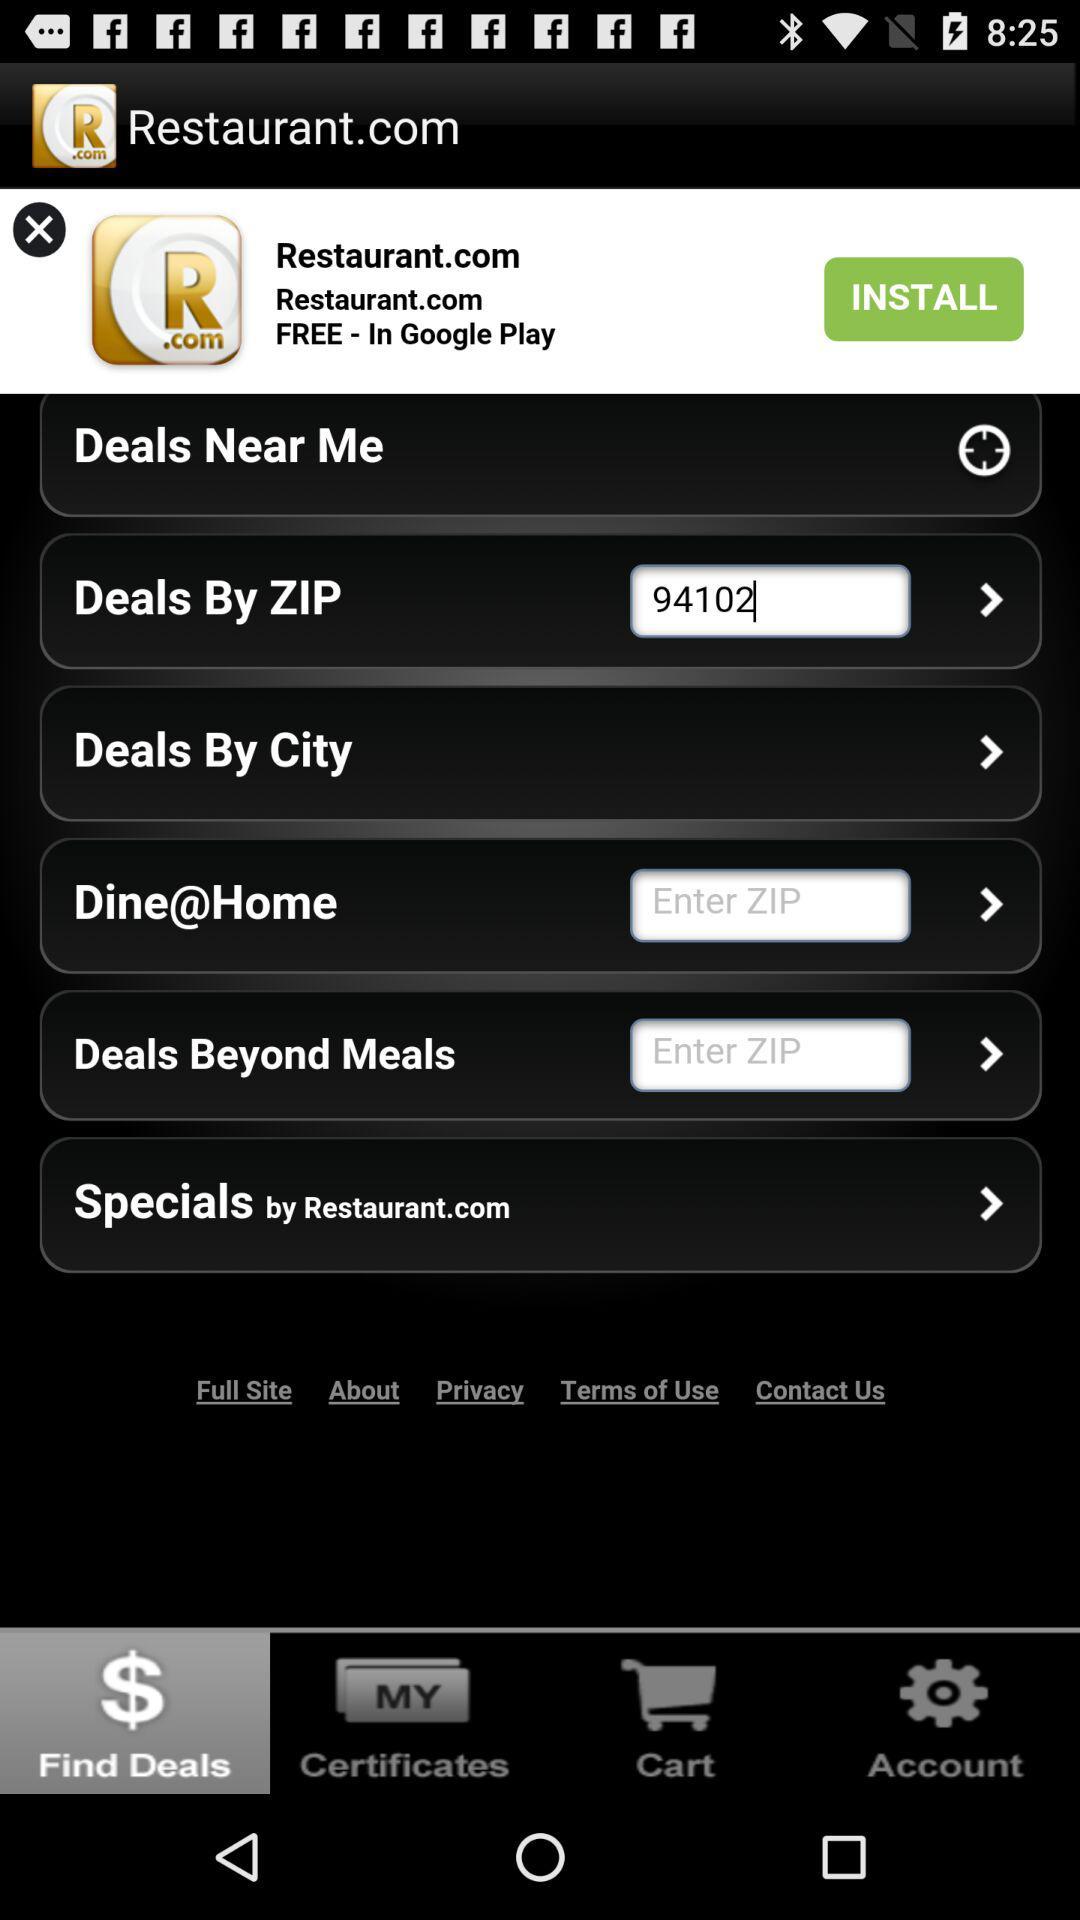 The width and height of the screenshot is (1080, 1920). I want to click on go back, so click(135, 1709).